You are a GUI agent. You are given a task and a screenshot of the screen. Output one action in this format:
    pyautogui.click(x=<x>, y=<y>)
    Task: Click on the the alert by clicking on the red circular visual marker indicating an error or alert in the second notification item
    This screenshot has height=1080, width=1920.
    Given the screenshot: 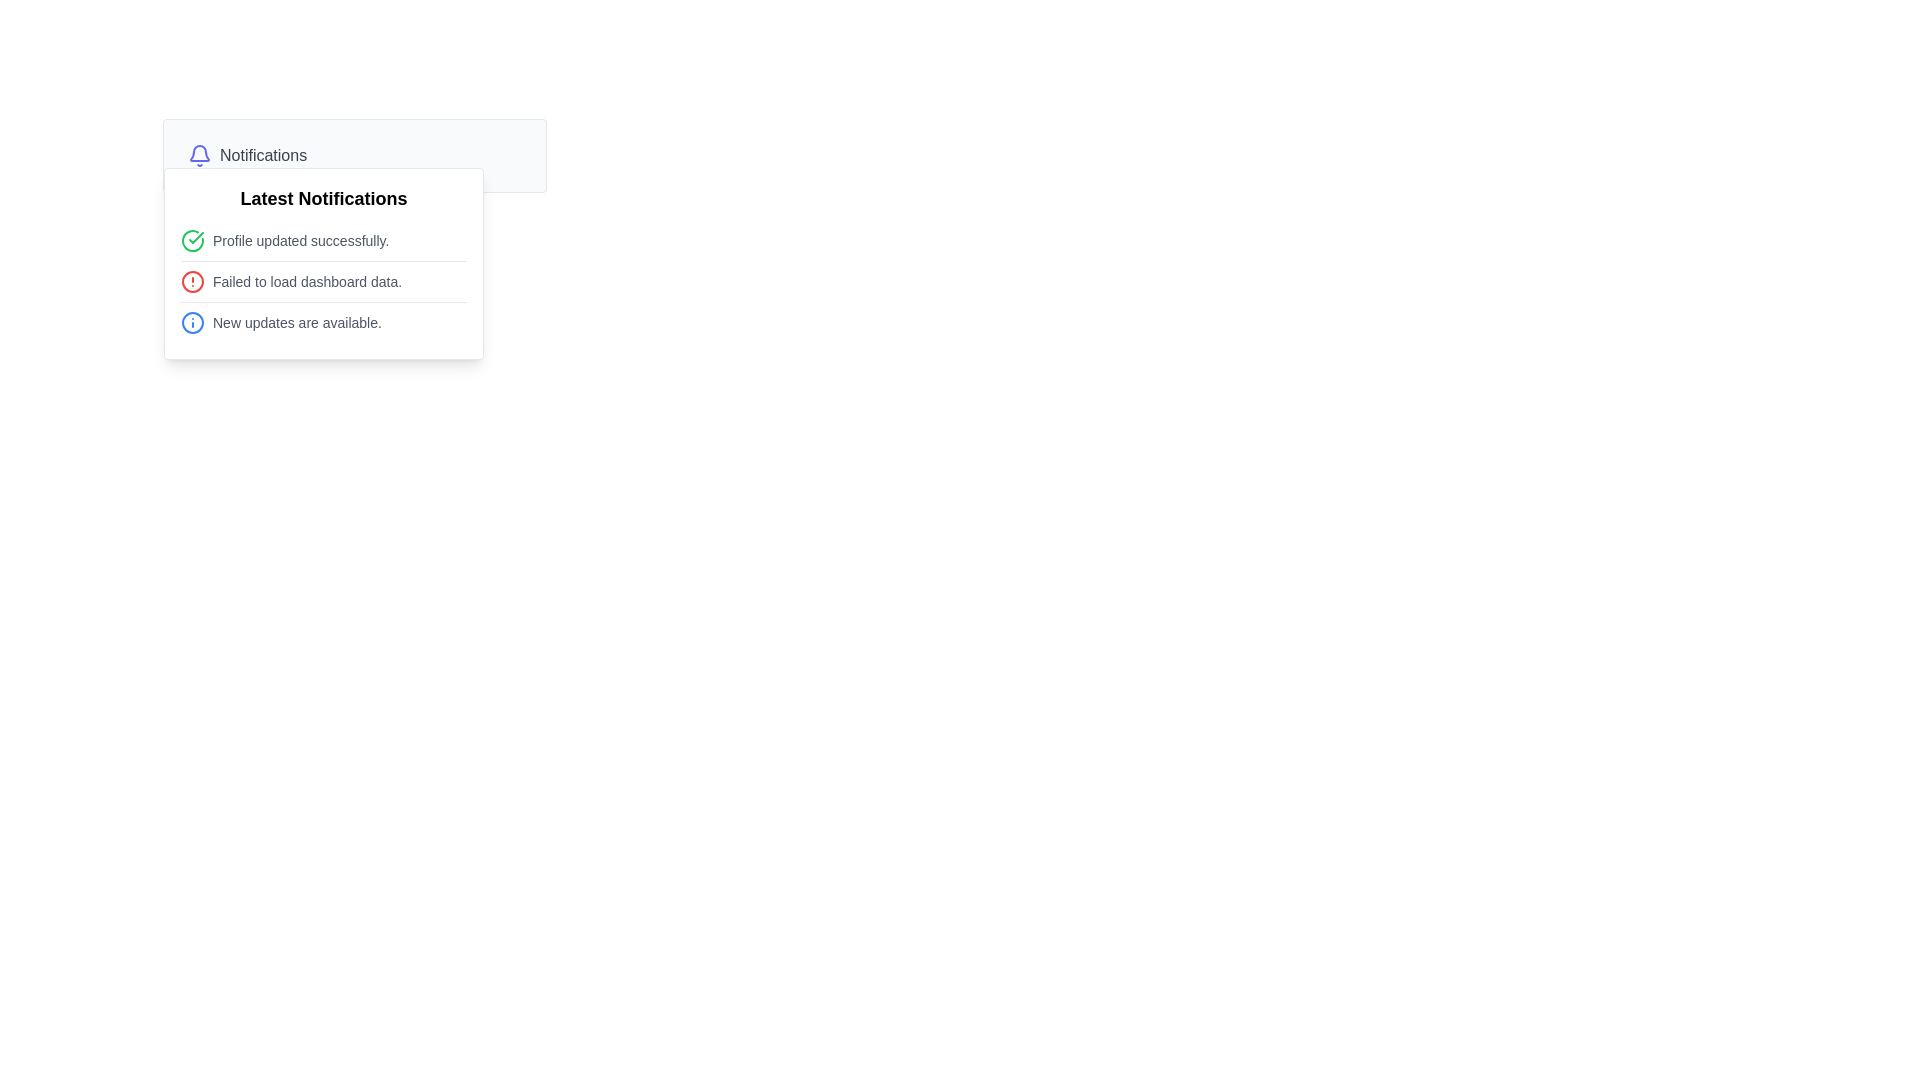 What is the action you would take?
    pyautogui.click(x=192, y=281)
    